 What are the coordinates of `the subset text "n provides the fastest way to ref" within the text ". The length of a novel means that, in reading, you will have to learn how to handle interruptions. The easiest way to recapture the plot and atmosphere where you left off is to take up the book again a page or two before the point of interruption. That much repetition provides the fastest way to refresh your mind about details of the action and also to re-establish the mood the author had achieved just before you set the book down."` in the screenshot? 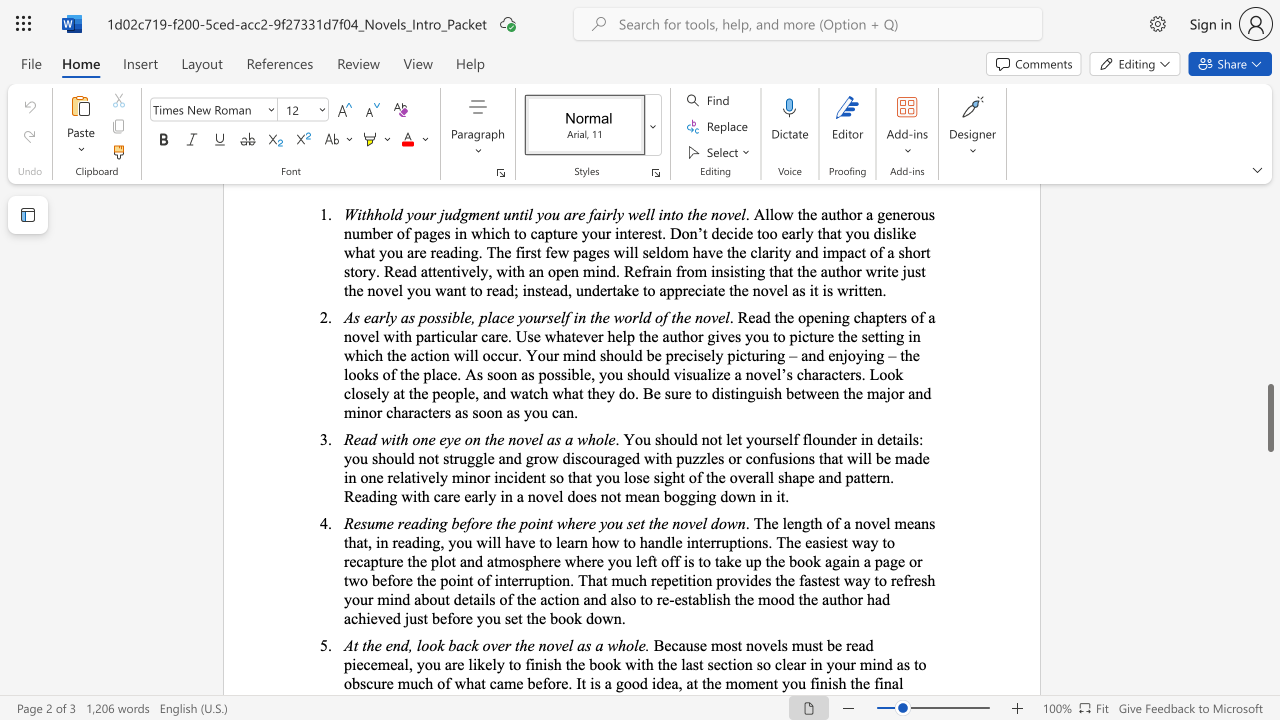 It's located at (704, 580).